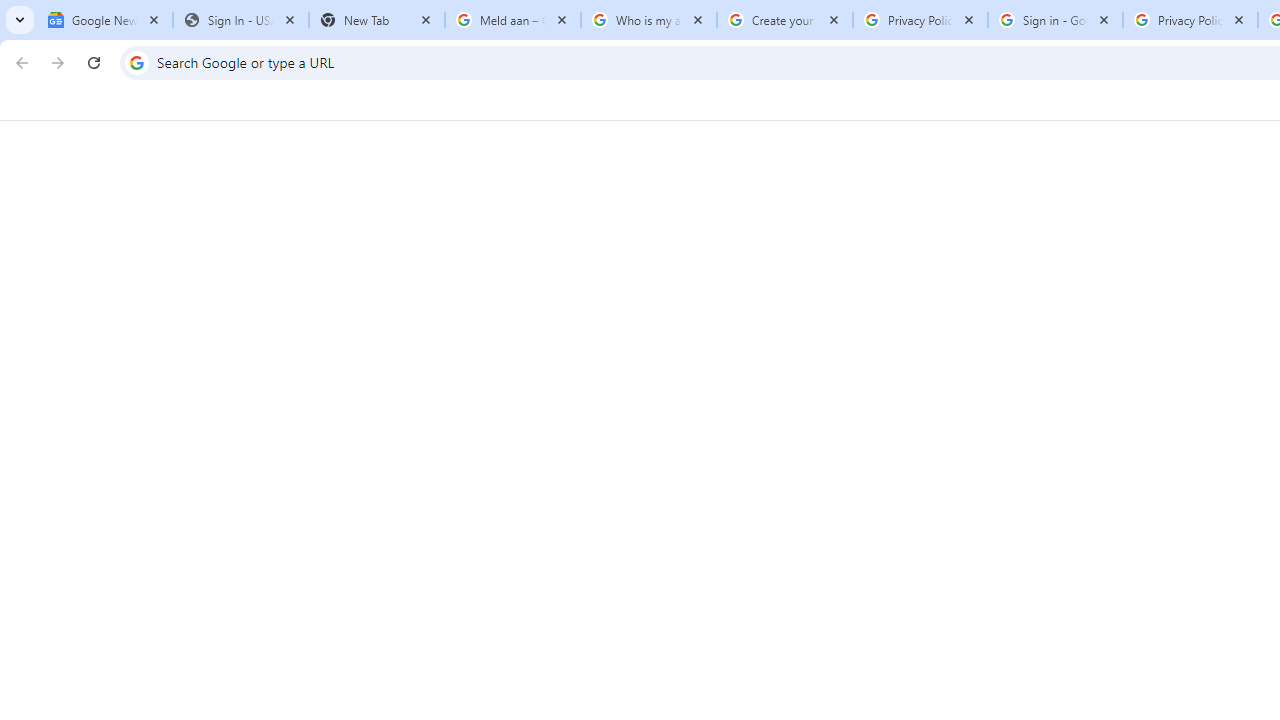 The width and height of the screenshot is (1280, 720). Describe the element at coordinates (240, 20) in the screenshot. I see `'Sign In - USA TODAY'` at that location.